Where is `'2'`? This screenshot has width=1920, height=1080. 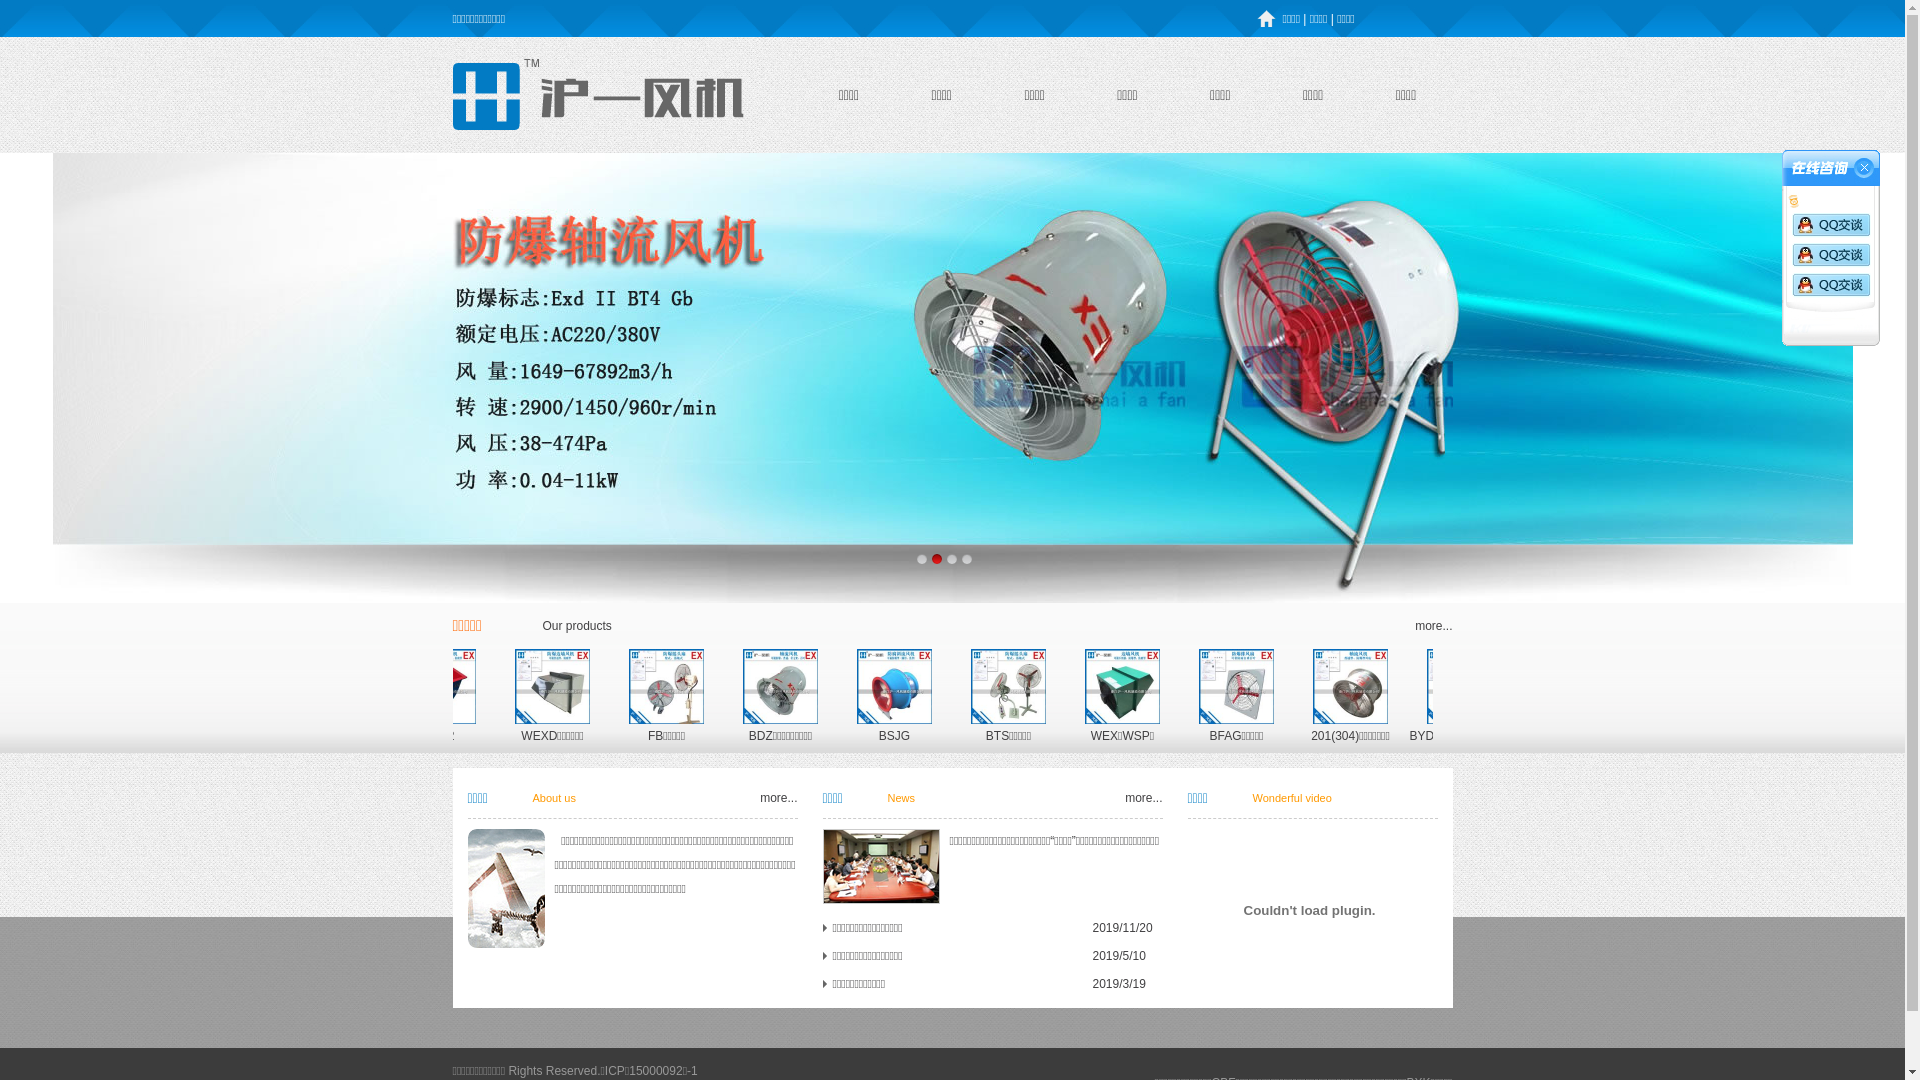
'2' is located at coordinates (929, 558).